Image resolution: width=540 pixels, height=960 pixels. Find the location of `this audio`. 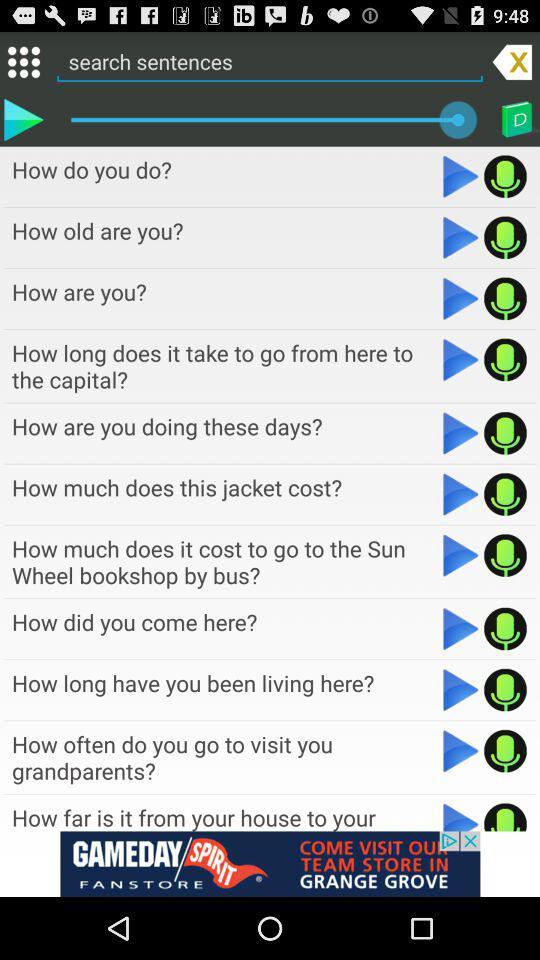

this audio is located at coordinates (504, 750).